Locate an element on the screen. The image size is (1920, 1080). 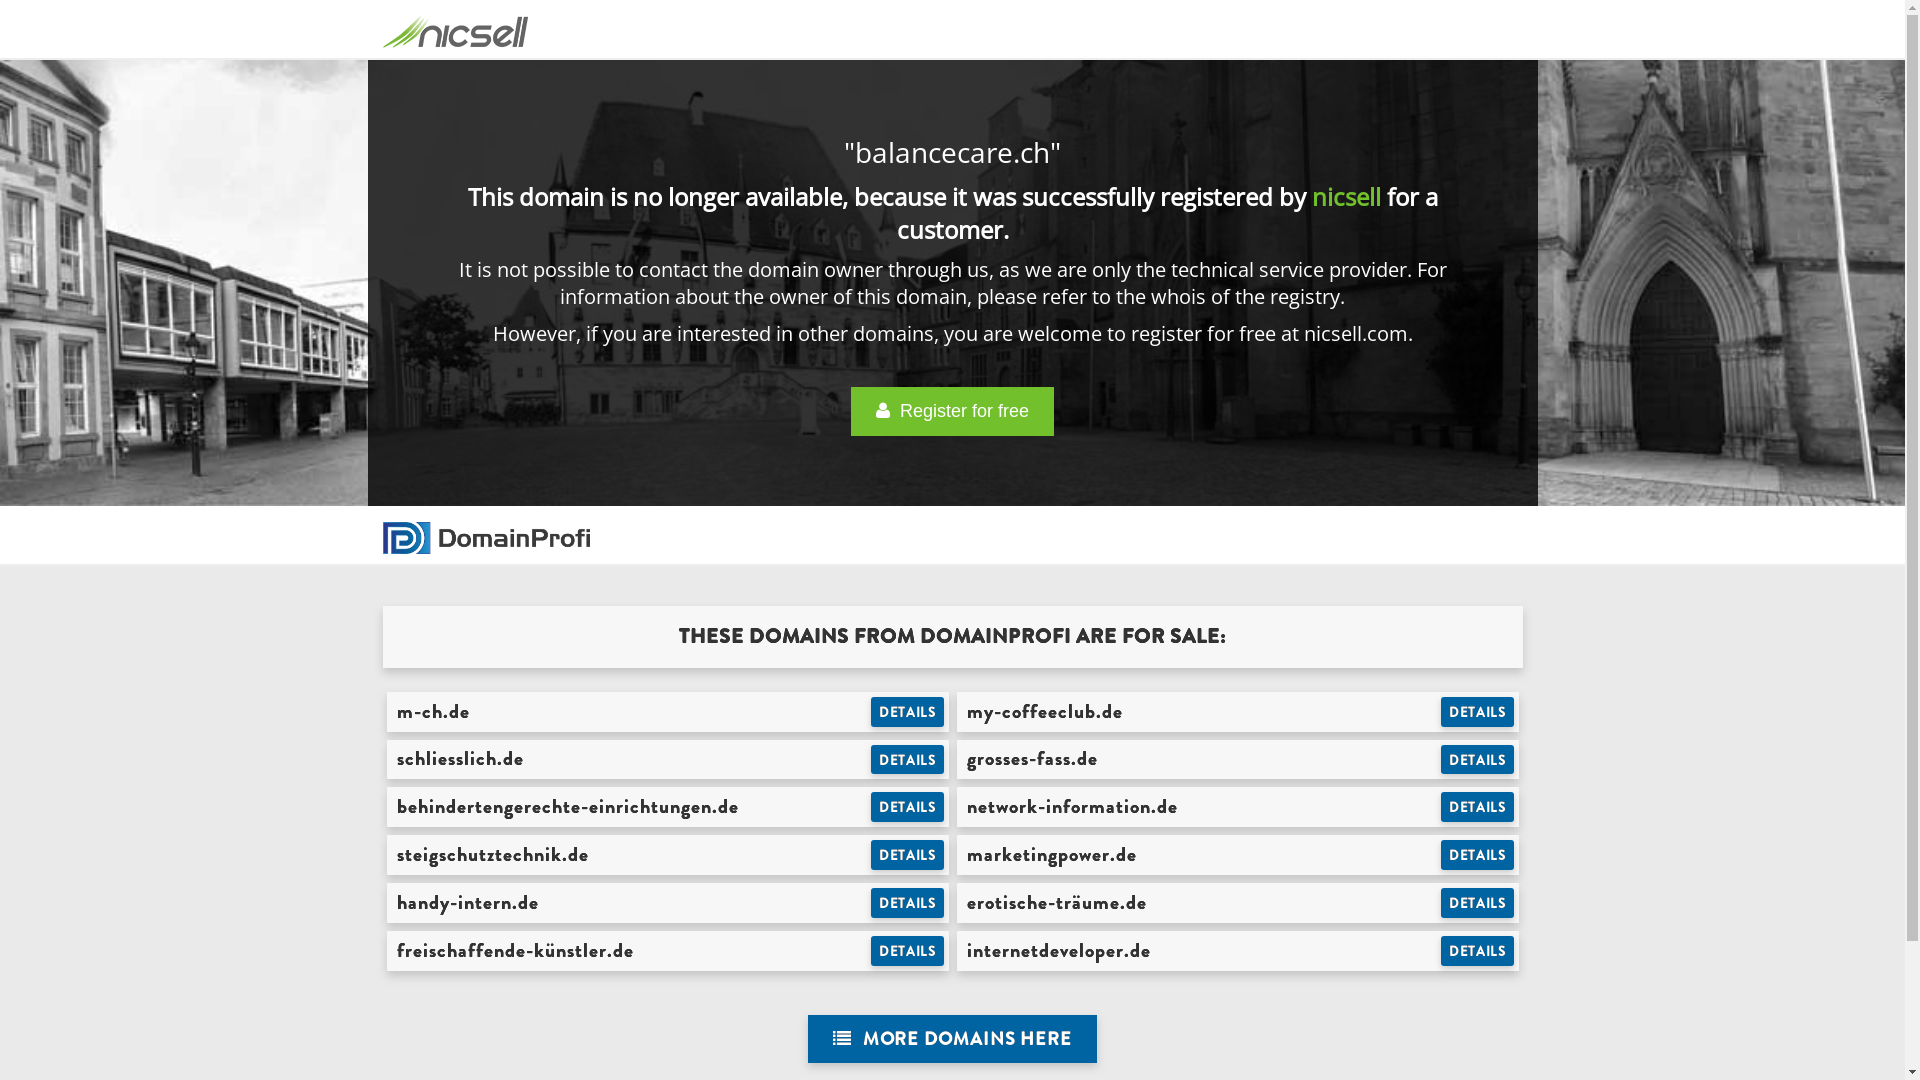
'  MORE DOMAINS HERE' is located at coordinates (951, 1038).